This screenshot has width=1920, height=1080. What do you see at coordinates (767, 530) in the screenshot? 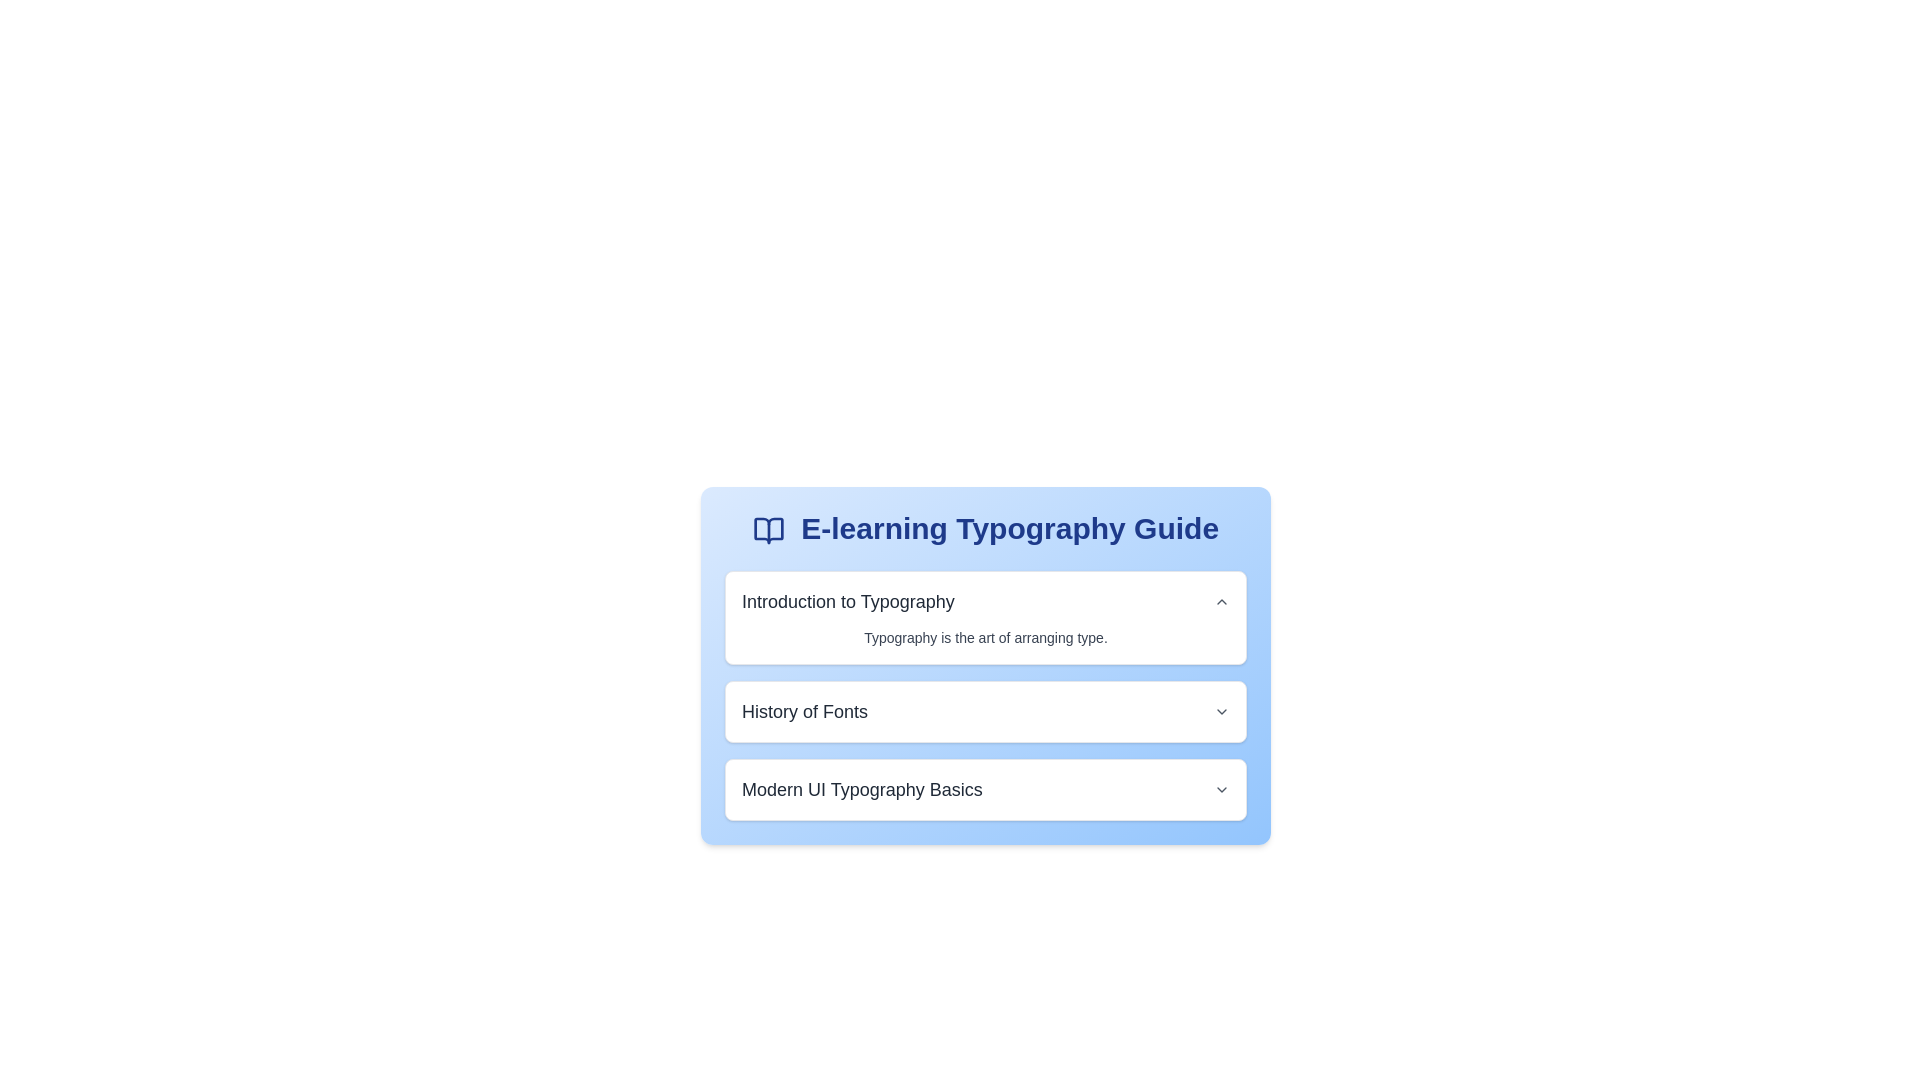
I see `the Decorative icon located in the upper-left corner of the content card, which precedes the title 'E-learning Typography Guide'` at bounding box center [767, 530].